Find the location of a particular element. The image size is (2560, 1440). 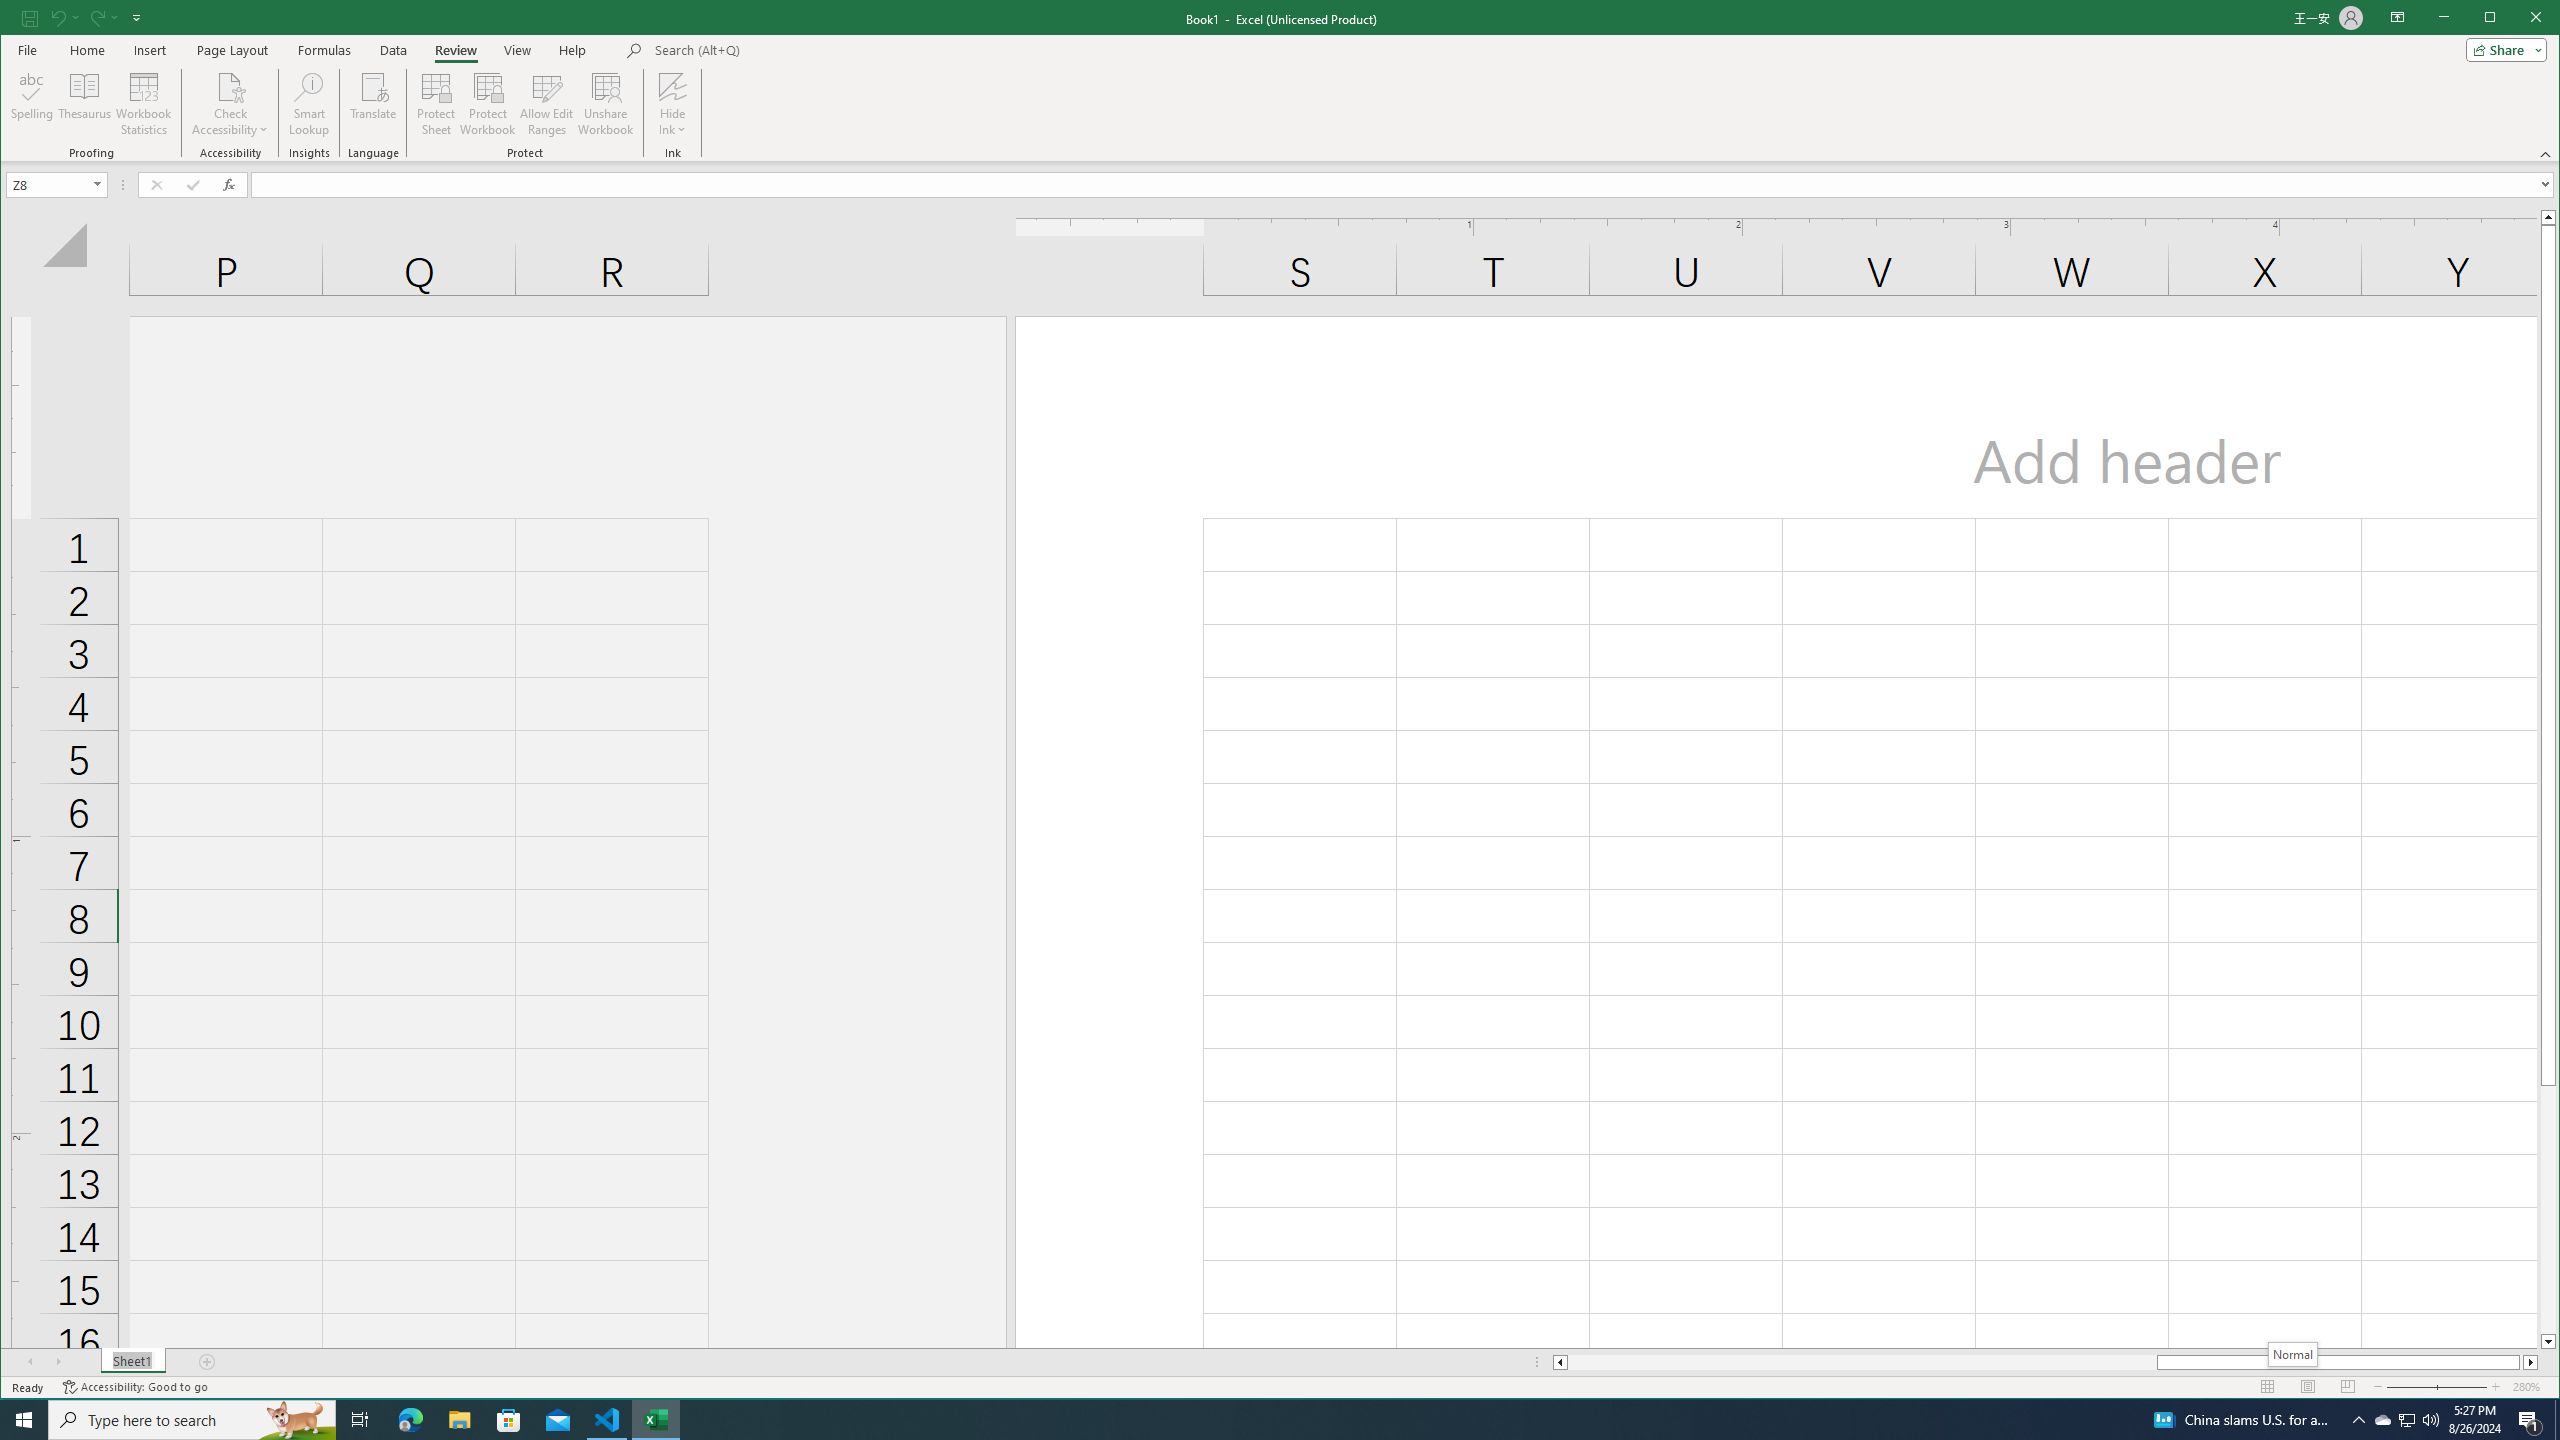

'Spelling...' is located at coordinates (32, 103).